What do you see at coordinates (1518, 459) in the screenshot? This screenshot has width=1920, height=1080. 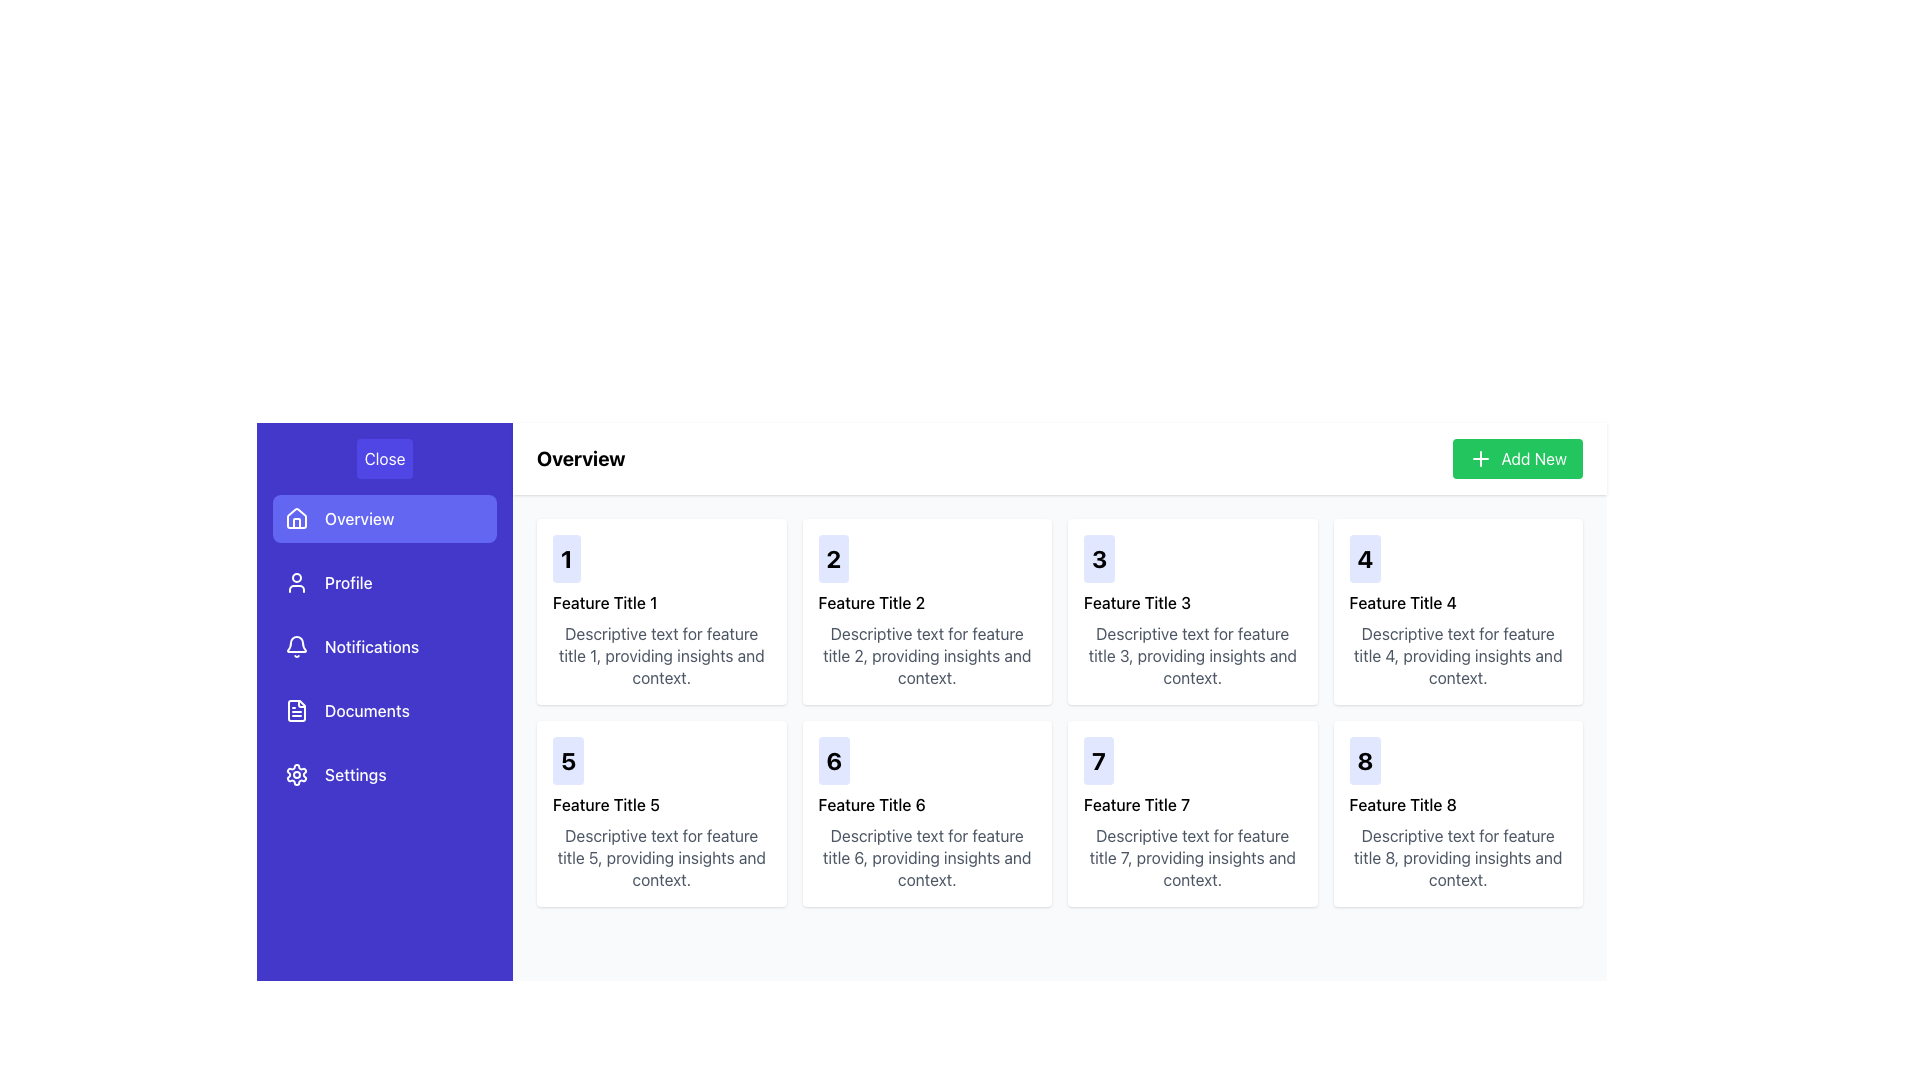 I see `the interactive button located in the top-right corner of the white header bar labeled 'Overview'` at bounding box center [1518, 459].